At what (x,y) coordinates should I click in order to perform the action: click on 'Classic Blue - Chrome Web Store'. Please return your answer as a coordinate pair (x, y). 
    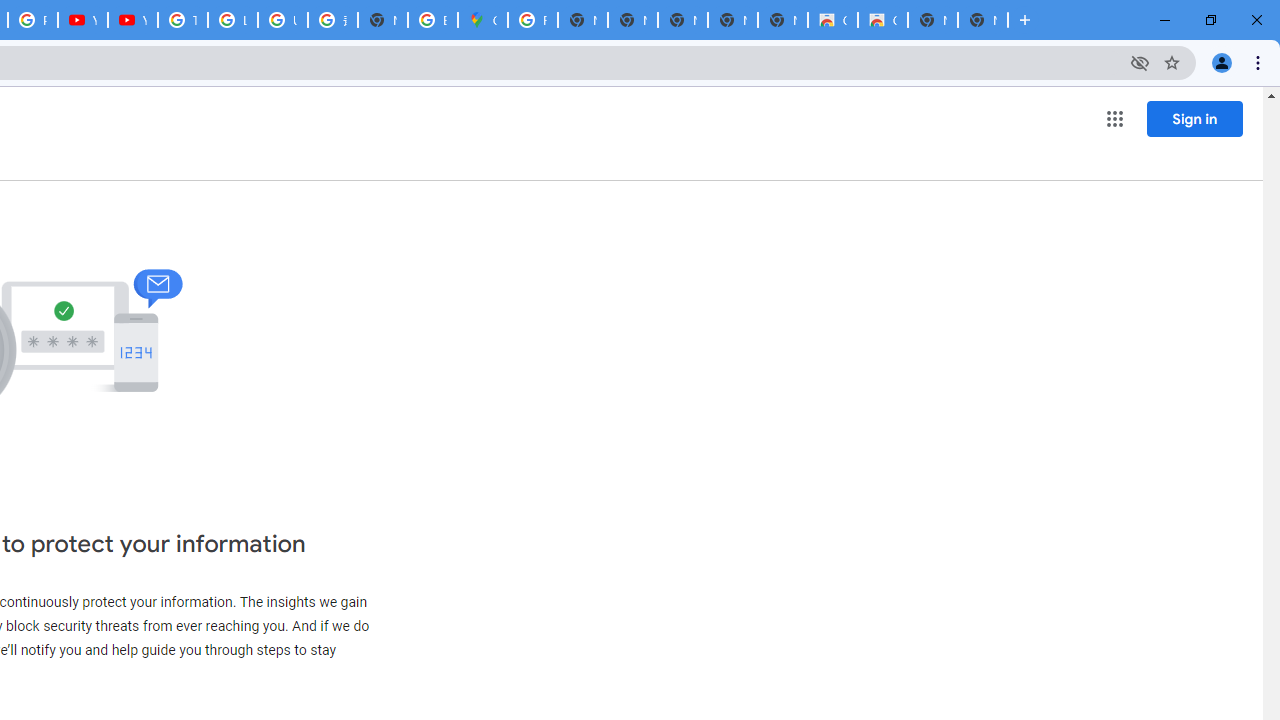
    Looking at the image, I should click on (881, 20).